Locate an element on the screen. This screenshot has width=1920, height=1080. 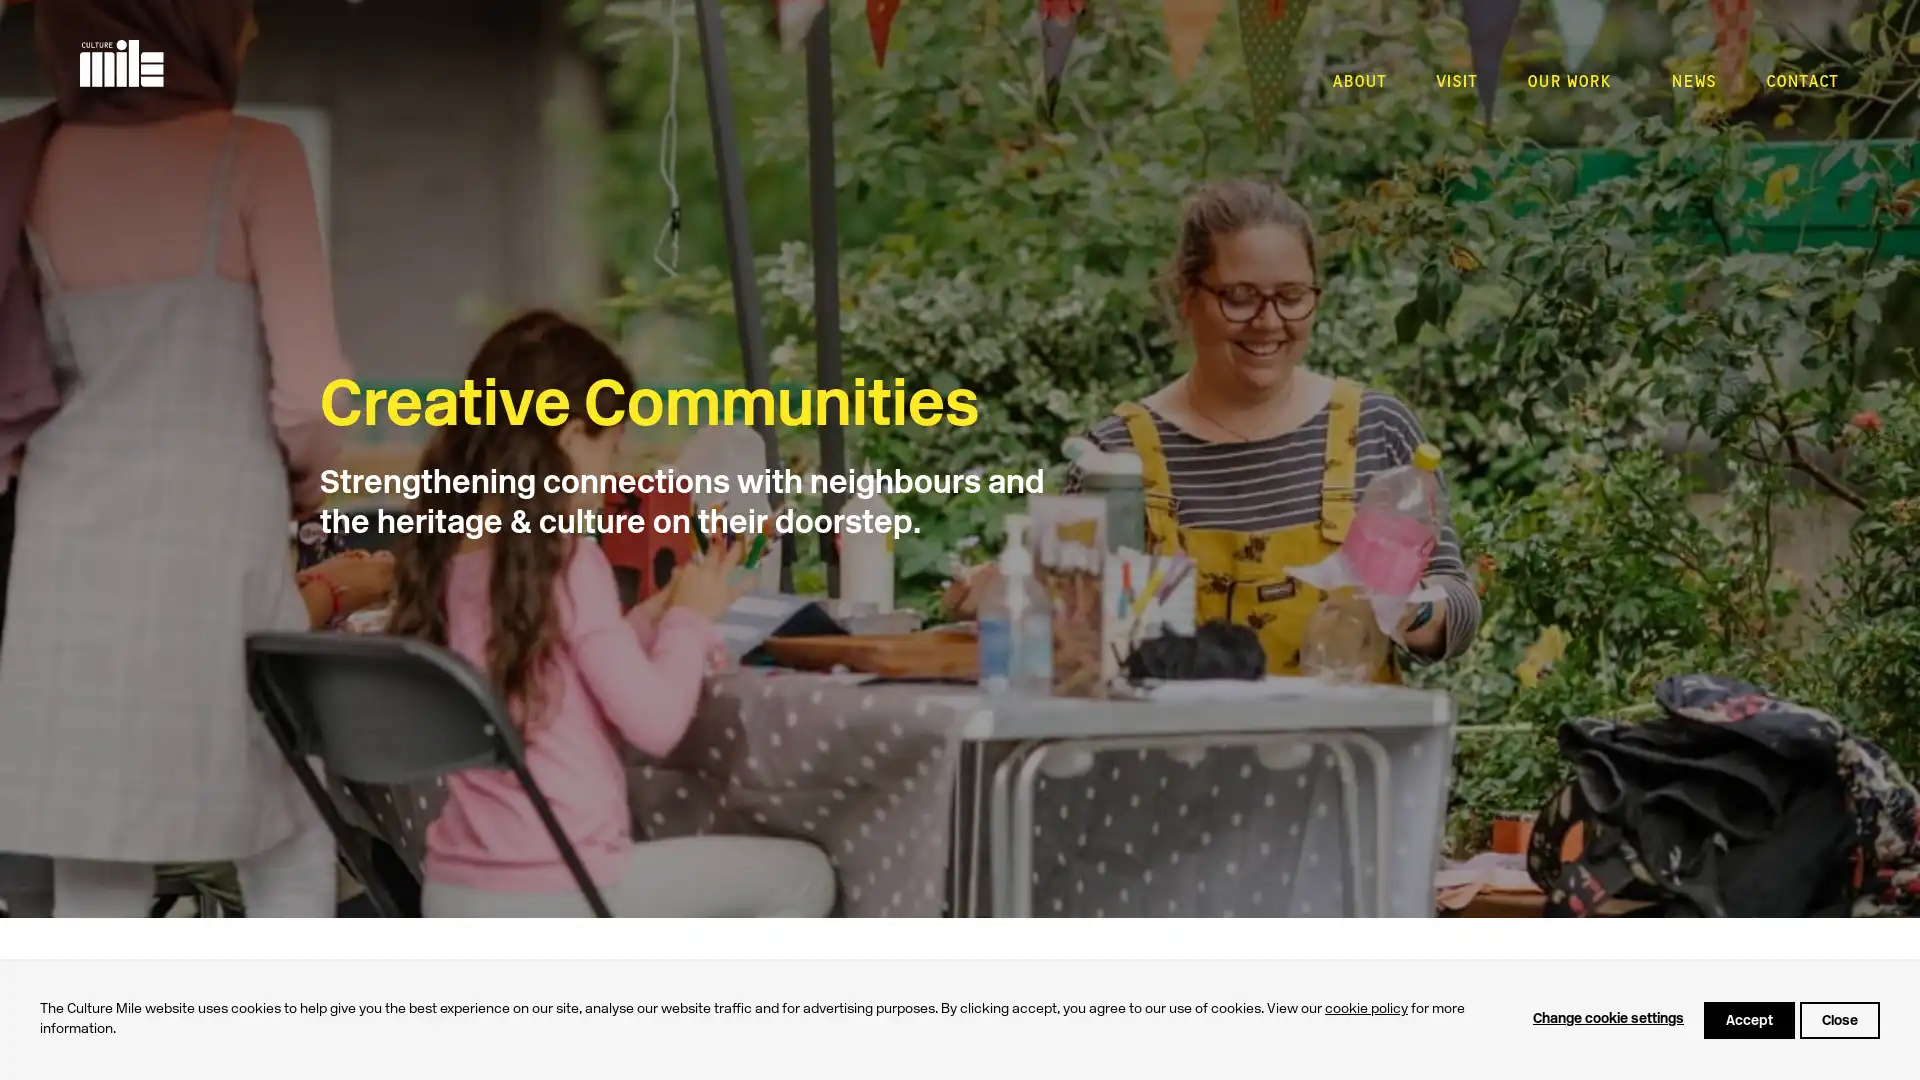
Accept is located at coordinates (1748, 1019).